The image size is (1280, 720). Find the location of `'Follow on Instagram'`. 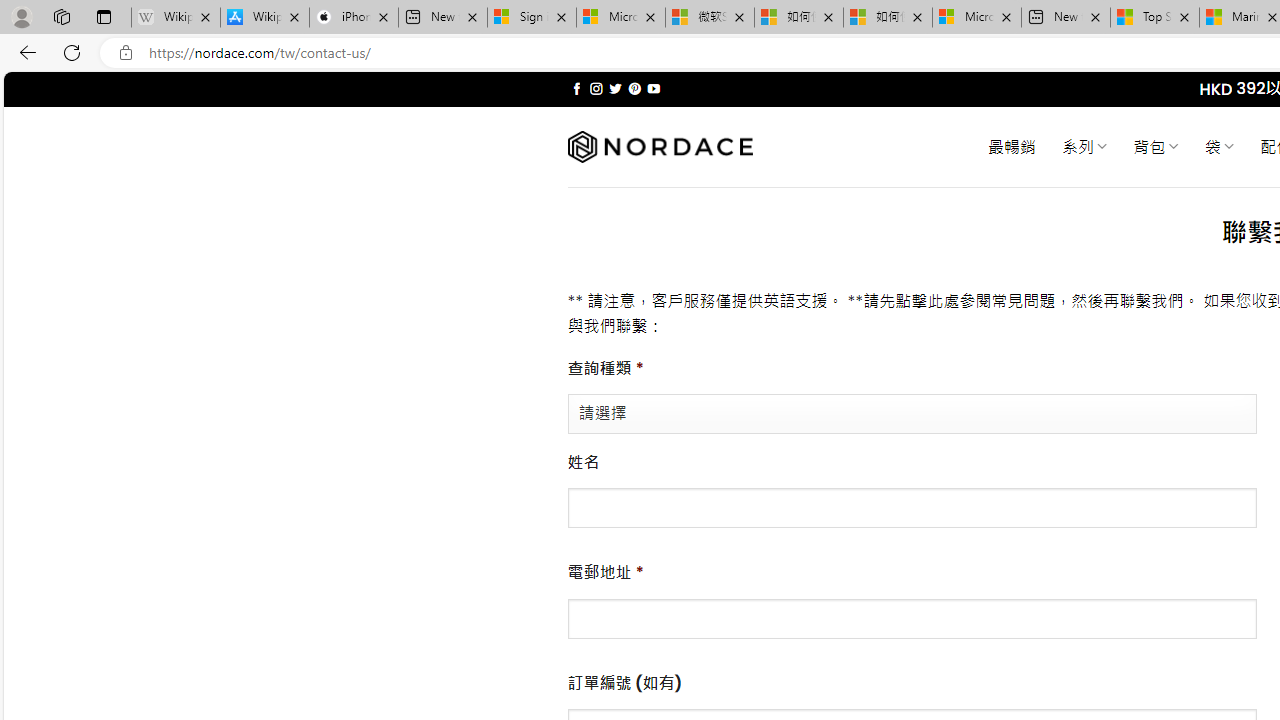

'Follow on Instagram' is located at coordinates (595, 88).